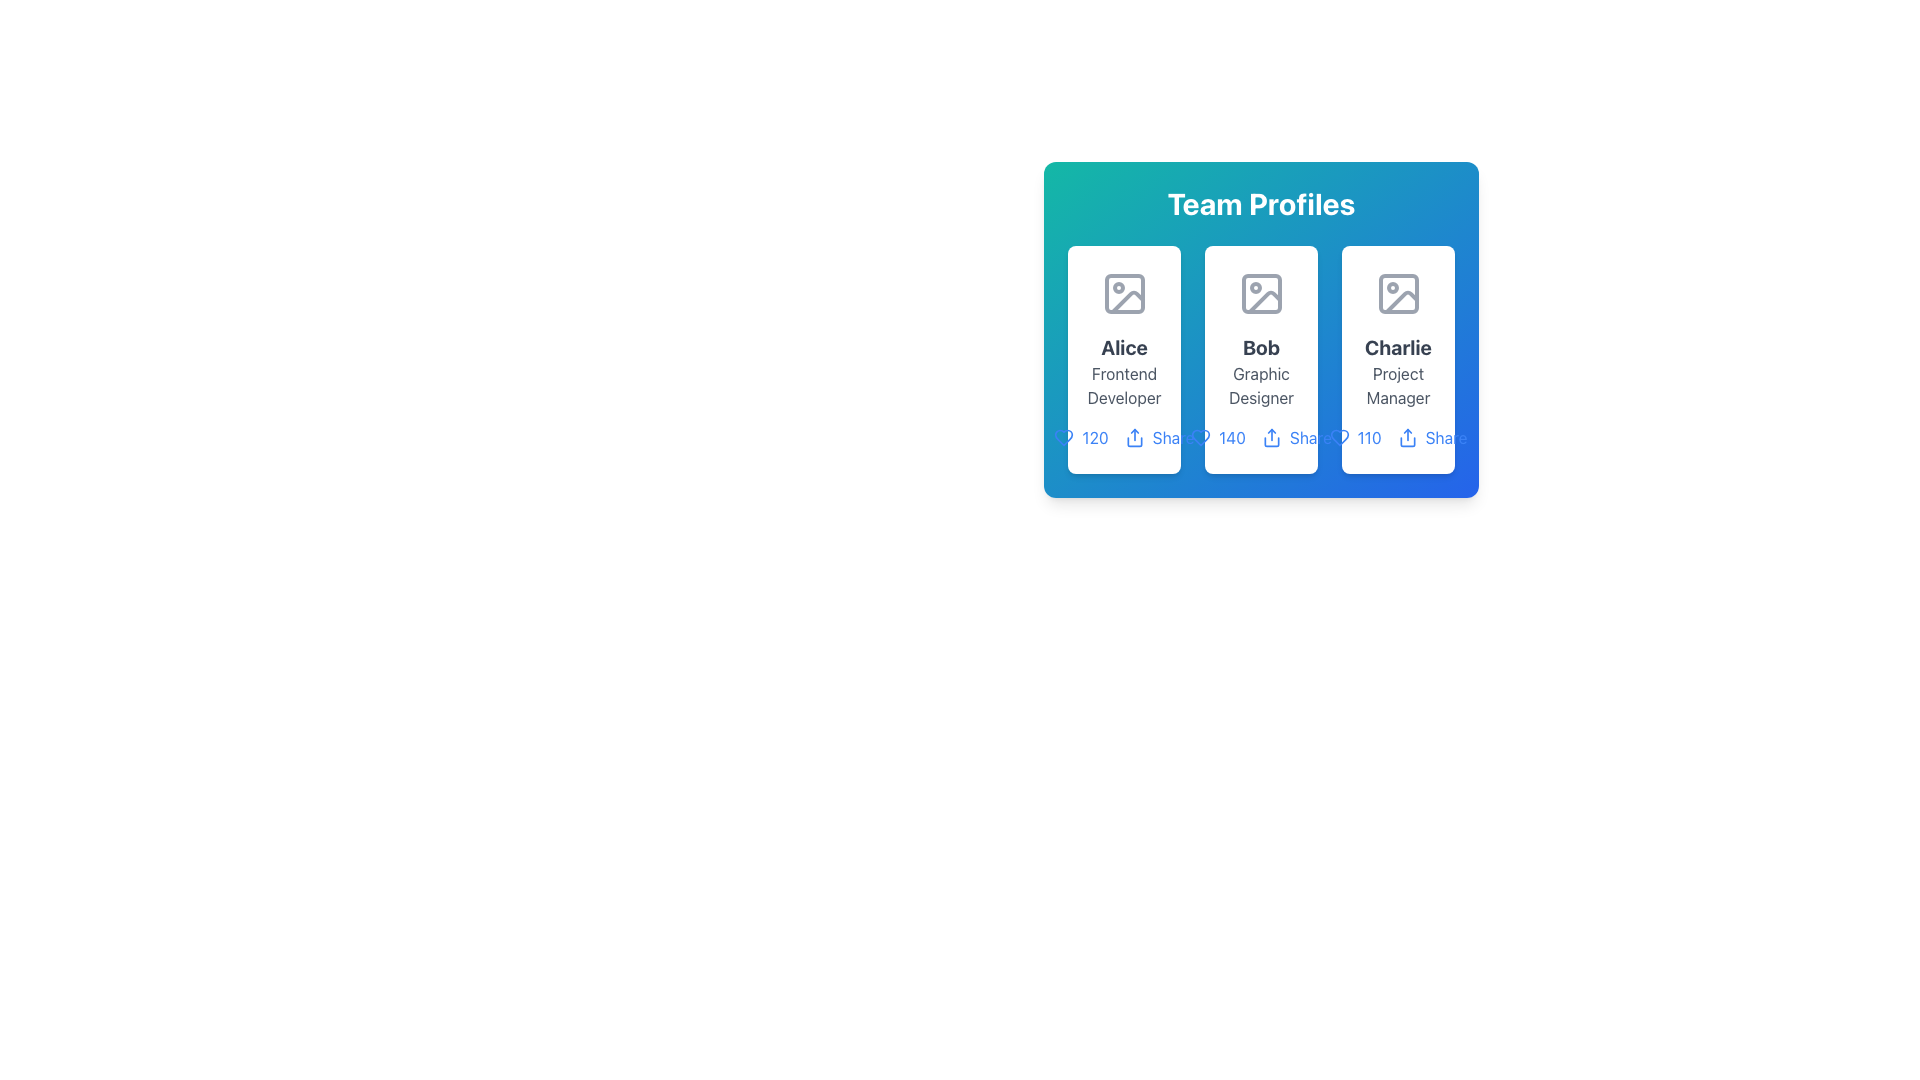  I want to click on the image placeholder icon, which is a gray icon with a square outline and rounded corners, located at the top-center of the card labeled 'Charlie', above the text 'Project Manager', so click(1397, 293).